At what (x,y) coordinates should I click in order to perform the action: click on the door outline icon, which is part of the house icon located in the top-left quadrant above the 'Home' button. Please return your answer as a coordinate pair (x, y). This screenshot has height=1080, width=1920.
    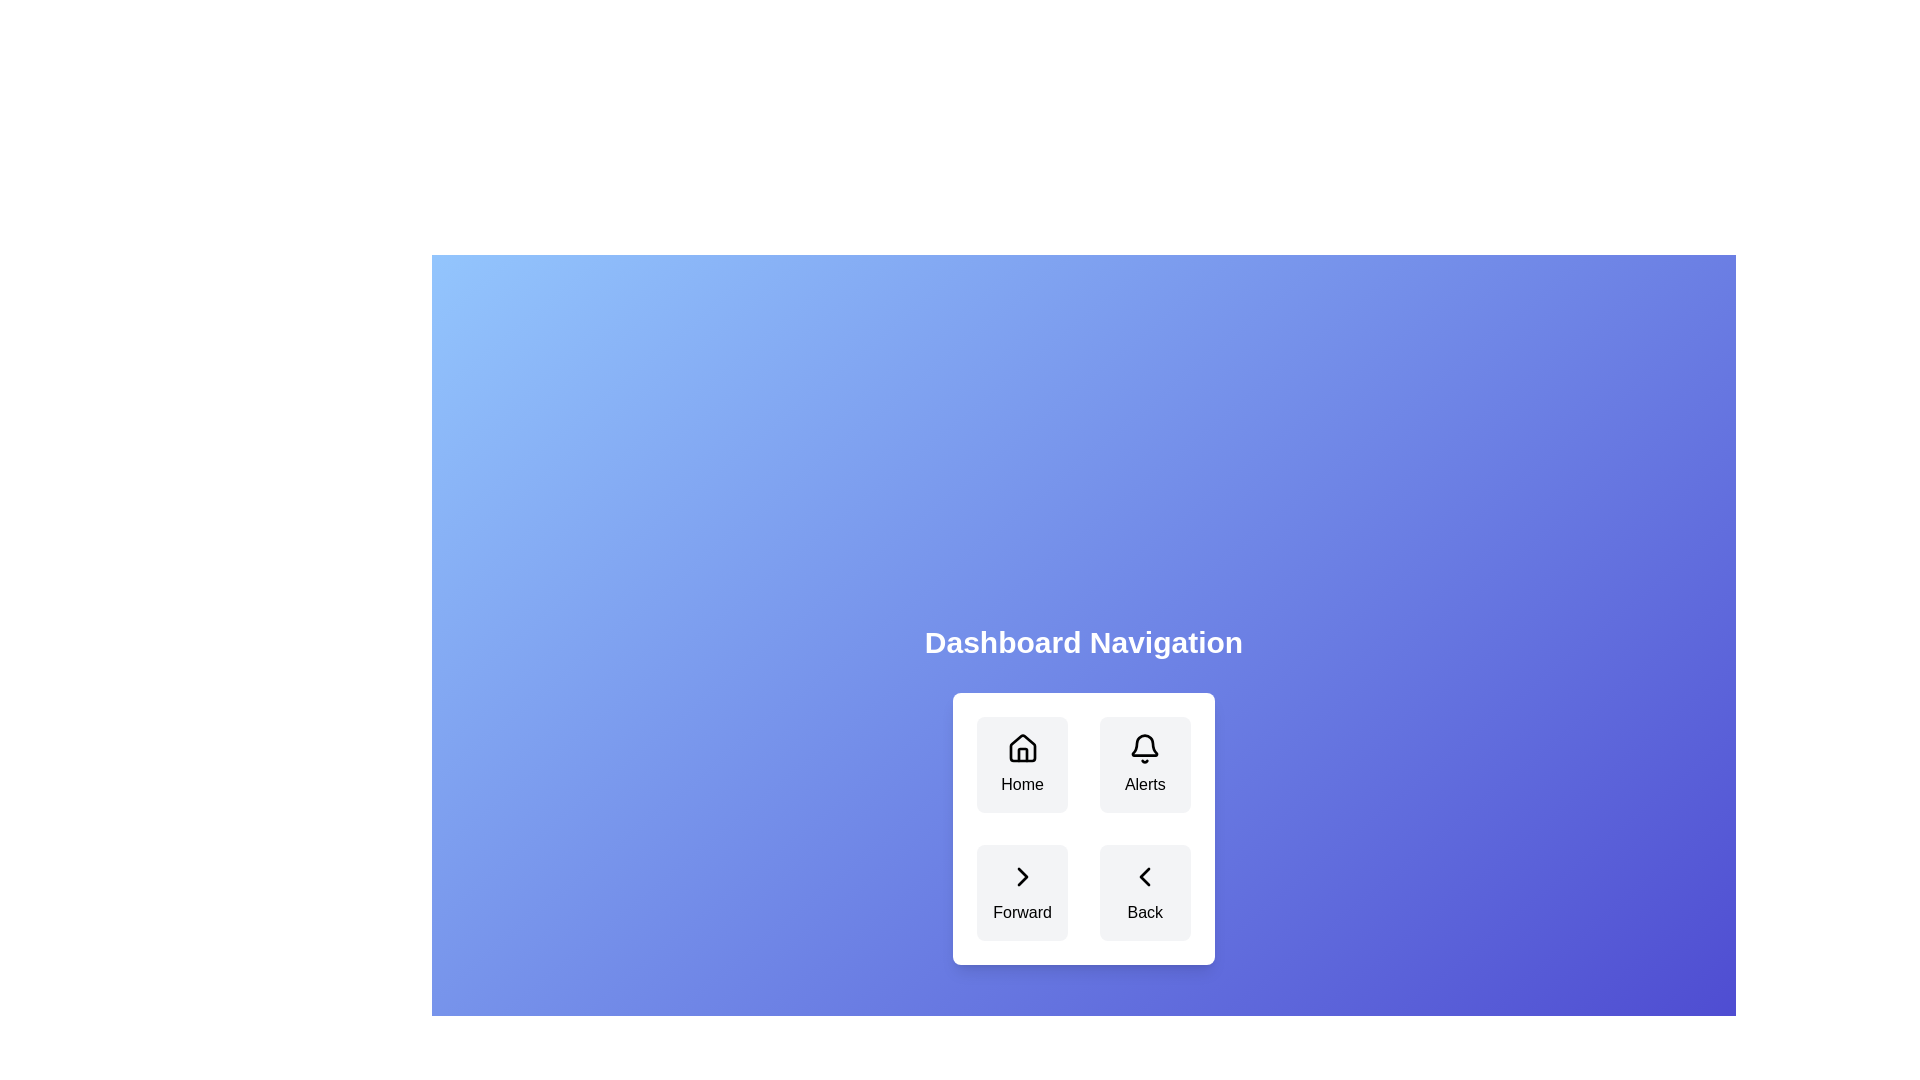
    Looking at the image, I should click on (1022, 755).